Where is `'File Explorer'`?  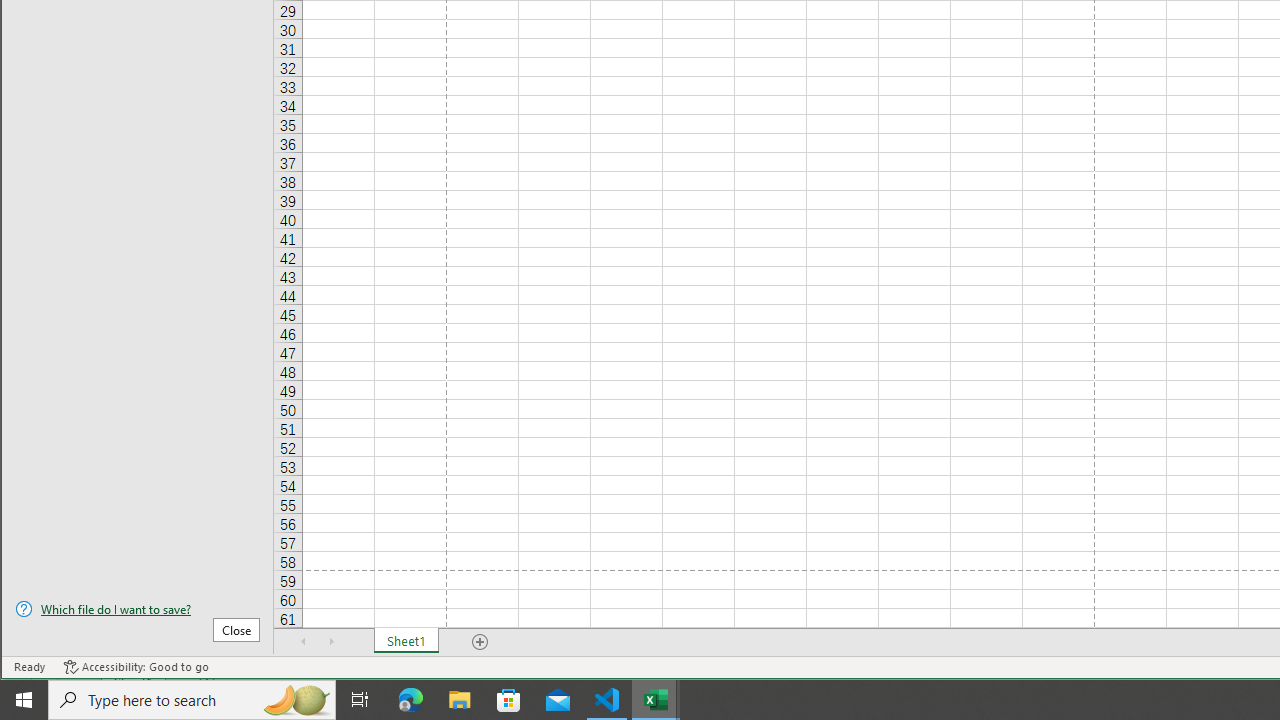
'File Explorer' is located at coordinates (459, 698).